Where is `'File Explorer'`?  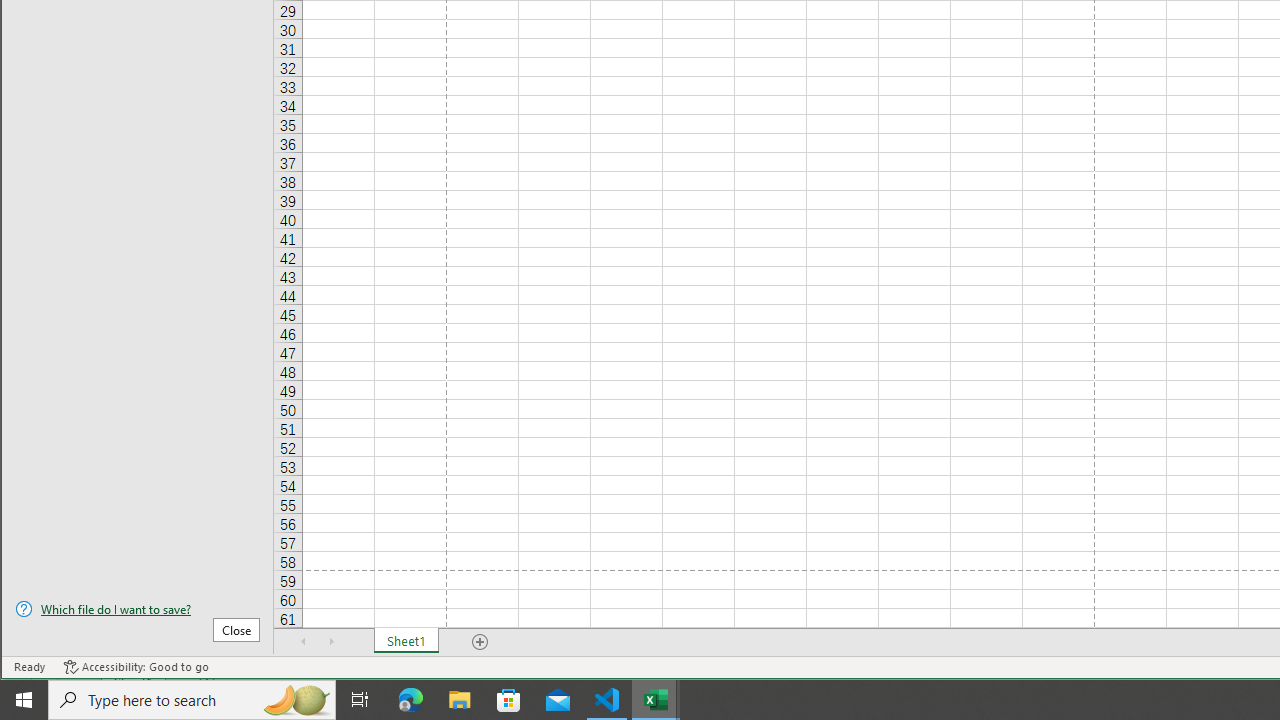
'File Explorer' is located at coordinates (459, 698).